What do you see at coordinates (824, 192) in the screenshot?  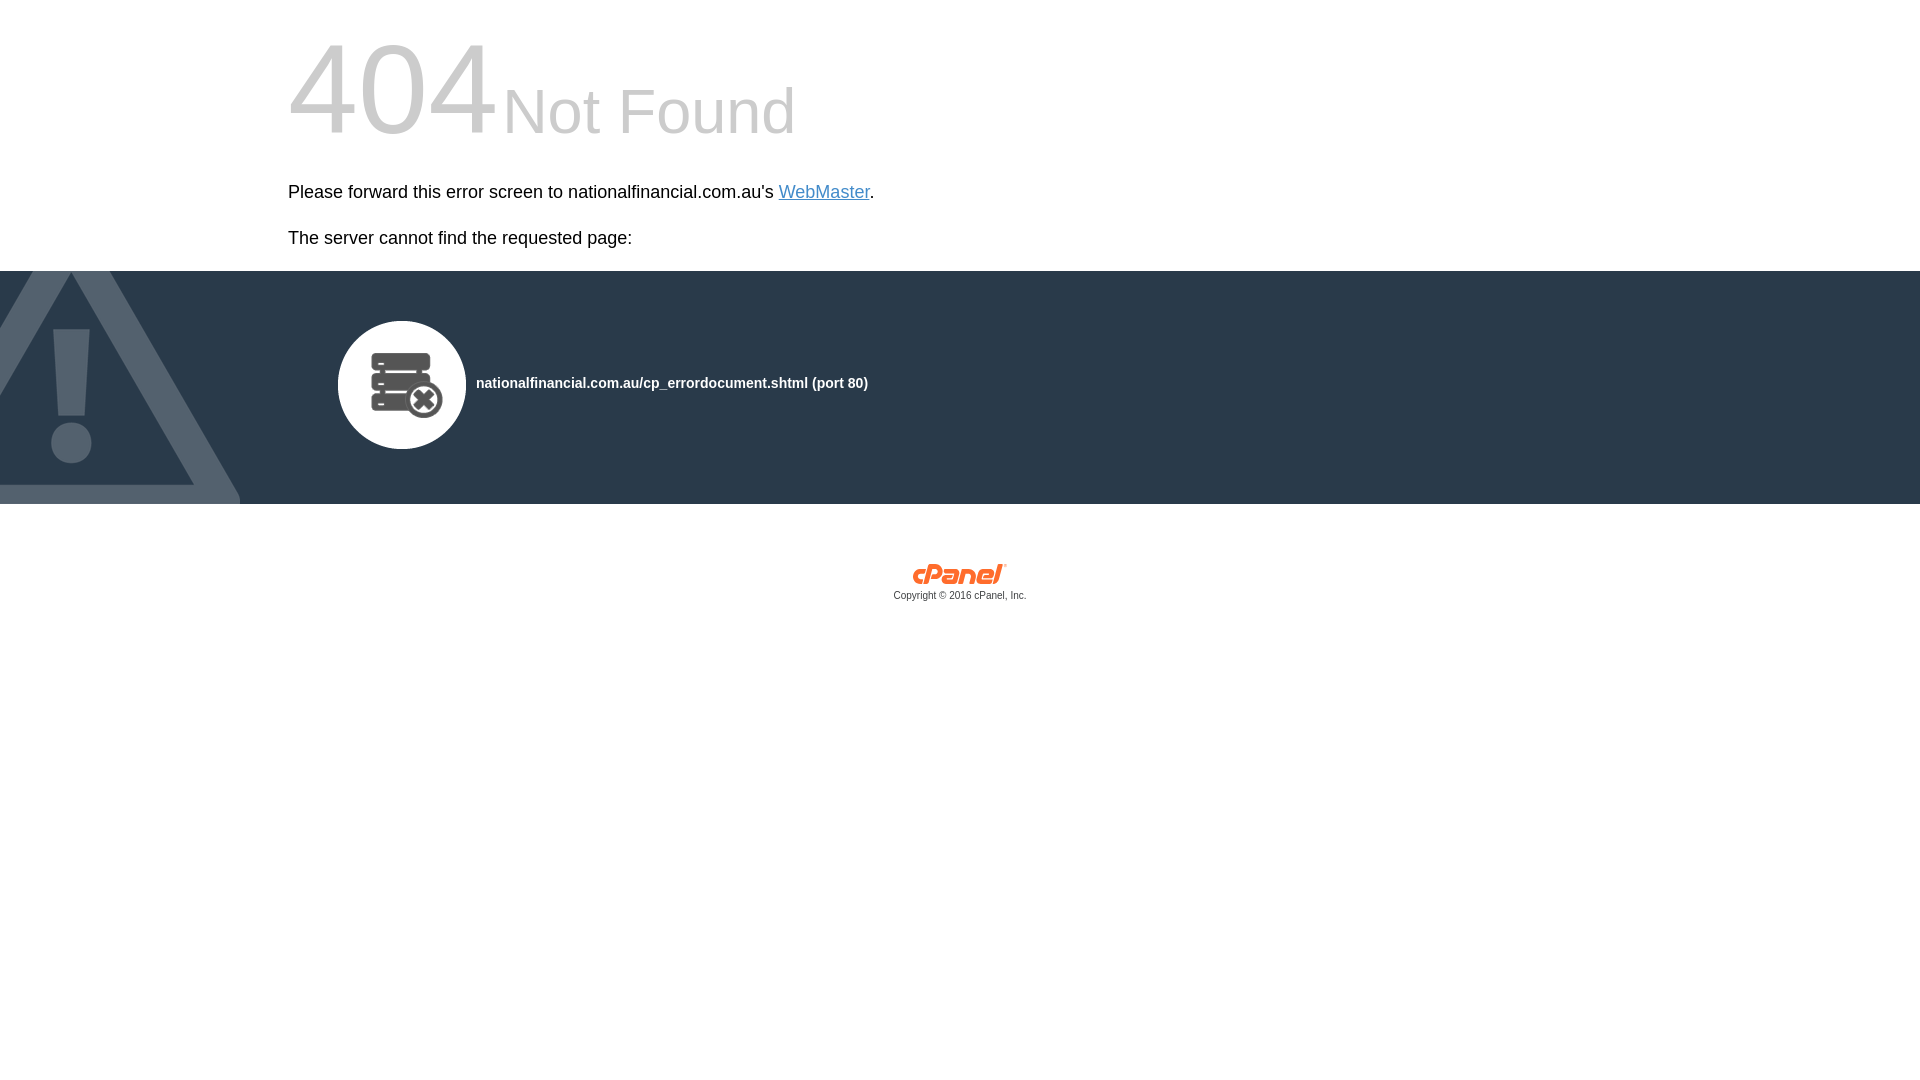 I see `'WebMaster'` at bounding box center [824, 192].